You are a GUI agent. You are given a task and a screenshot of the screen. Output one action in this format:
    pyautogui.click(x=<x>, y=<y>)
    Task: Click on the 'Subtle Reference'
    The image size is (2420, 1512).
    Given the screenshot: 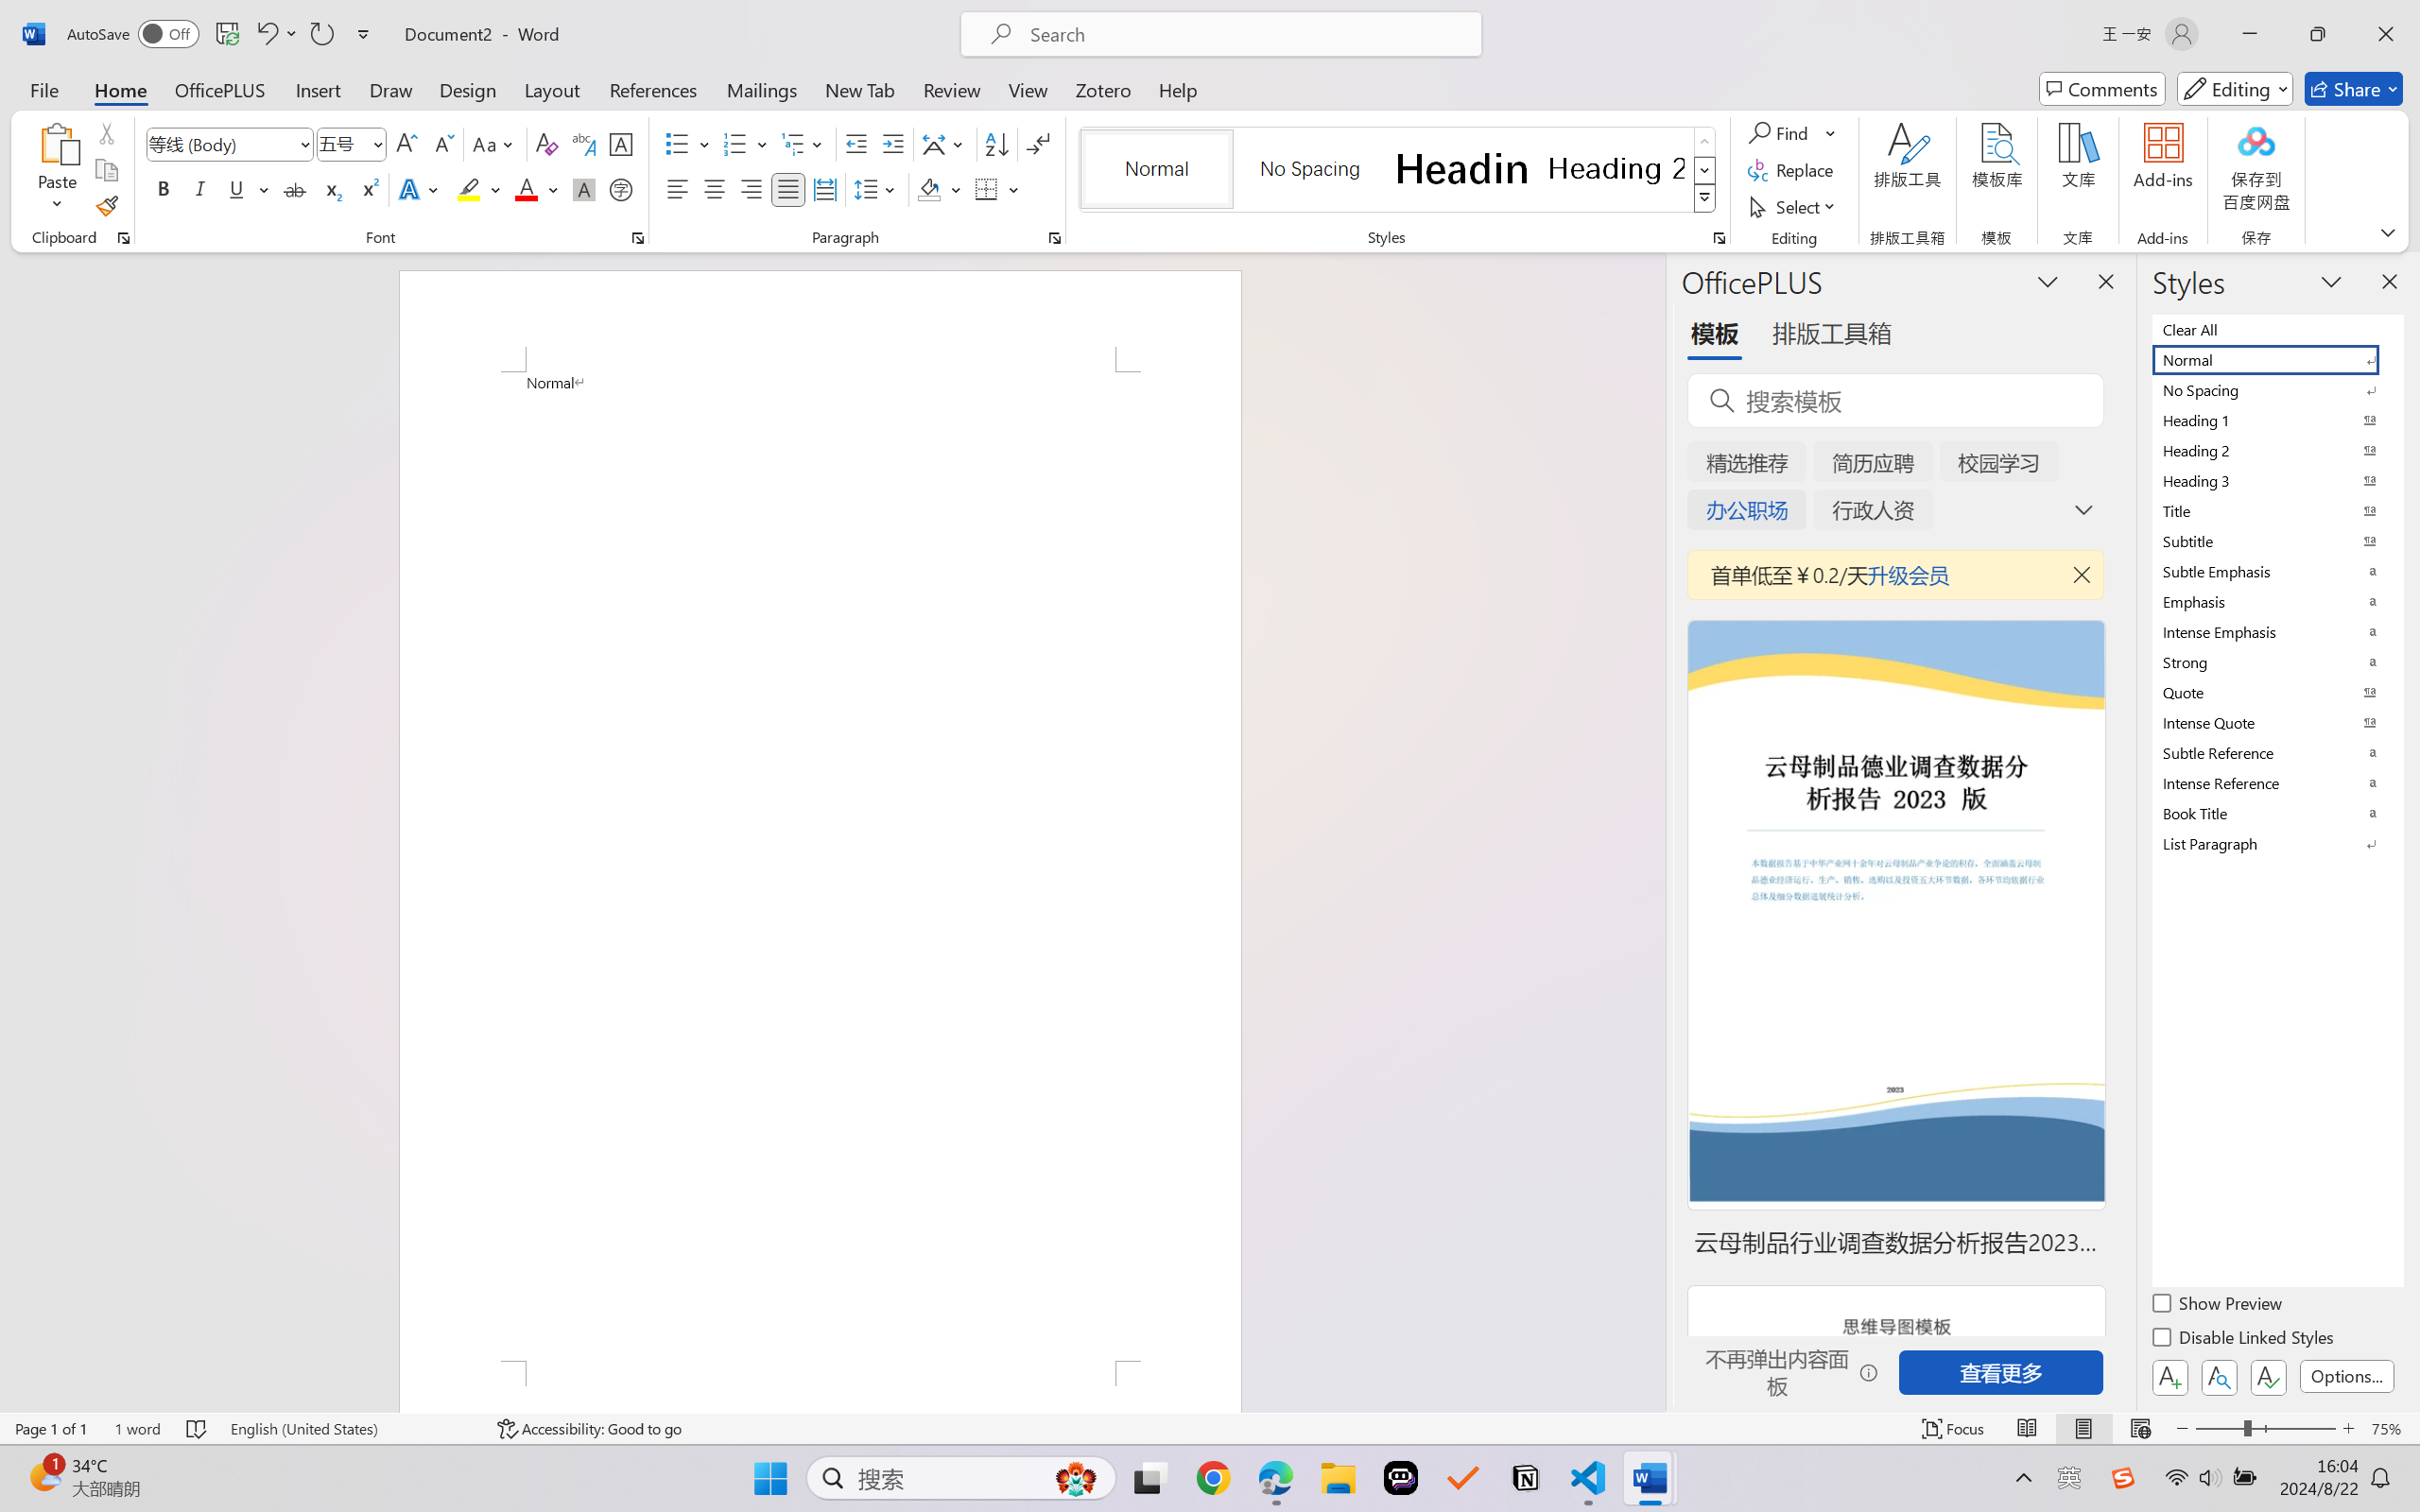 What is the action you would take?
    pyautogui.click(x=2275, y=752)
    